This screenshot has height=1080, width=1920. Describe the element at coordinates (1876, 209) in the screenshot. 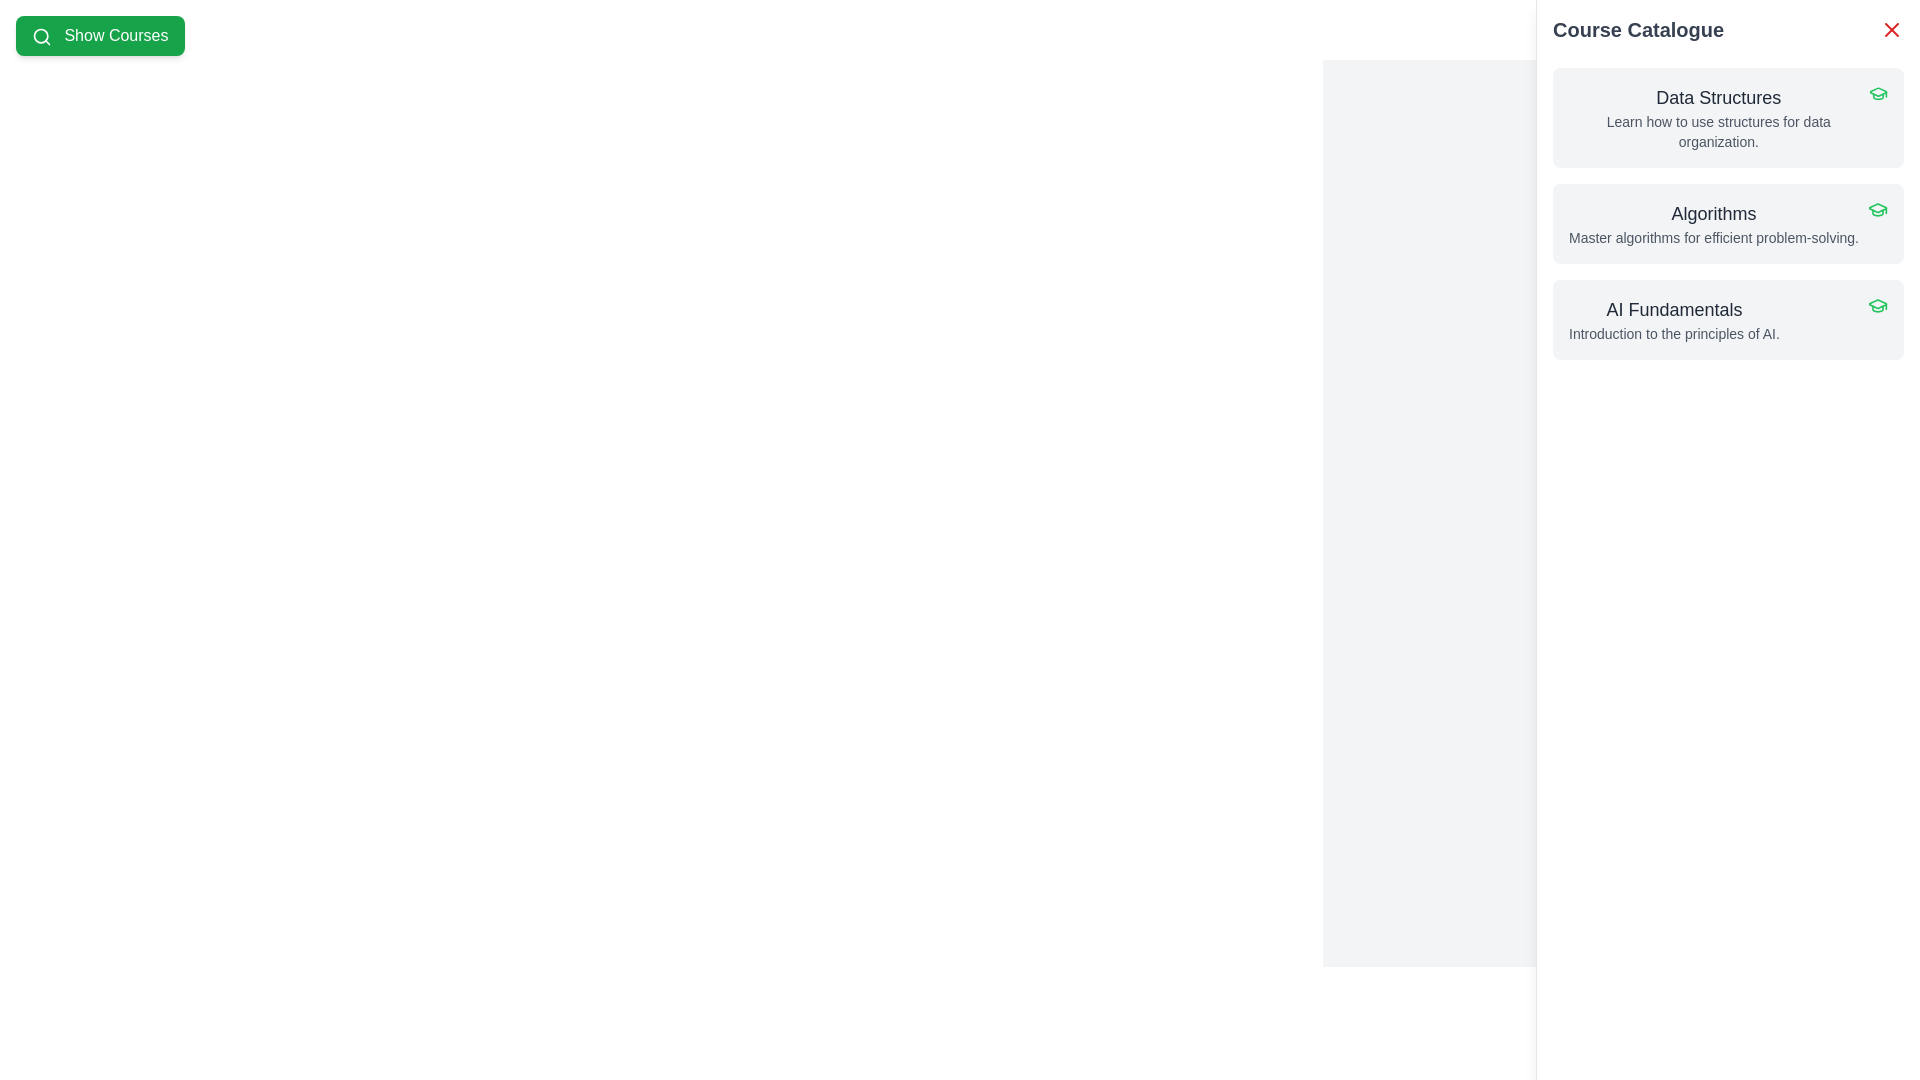

I see `the icon representing the relevance of the associated content to education or learning topics, located in the top-right corner of the 'Algorithms' section next to the course titled 'Algorithms'` at that location.